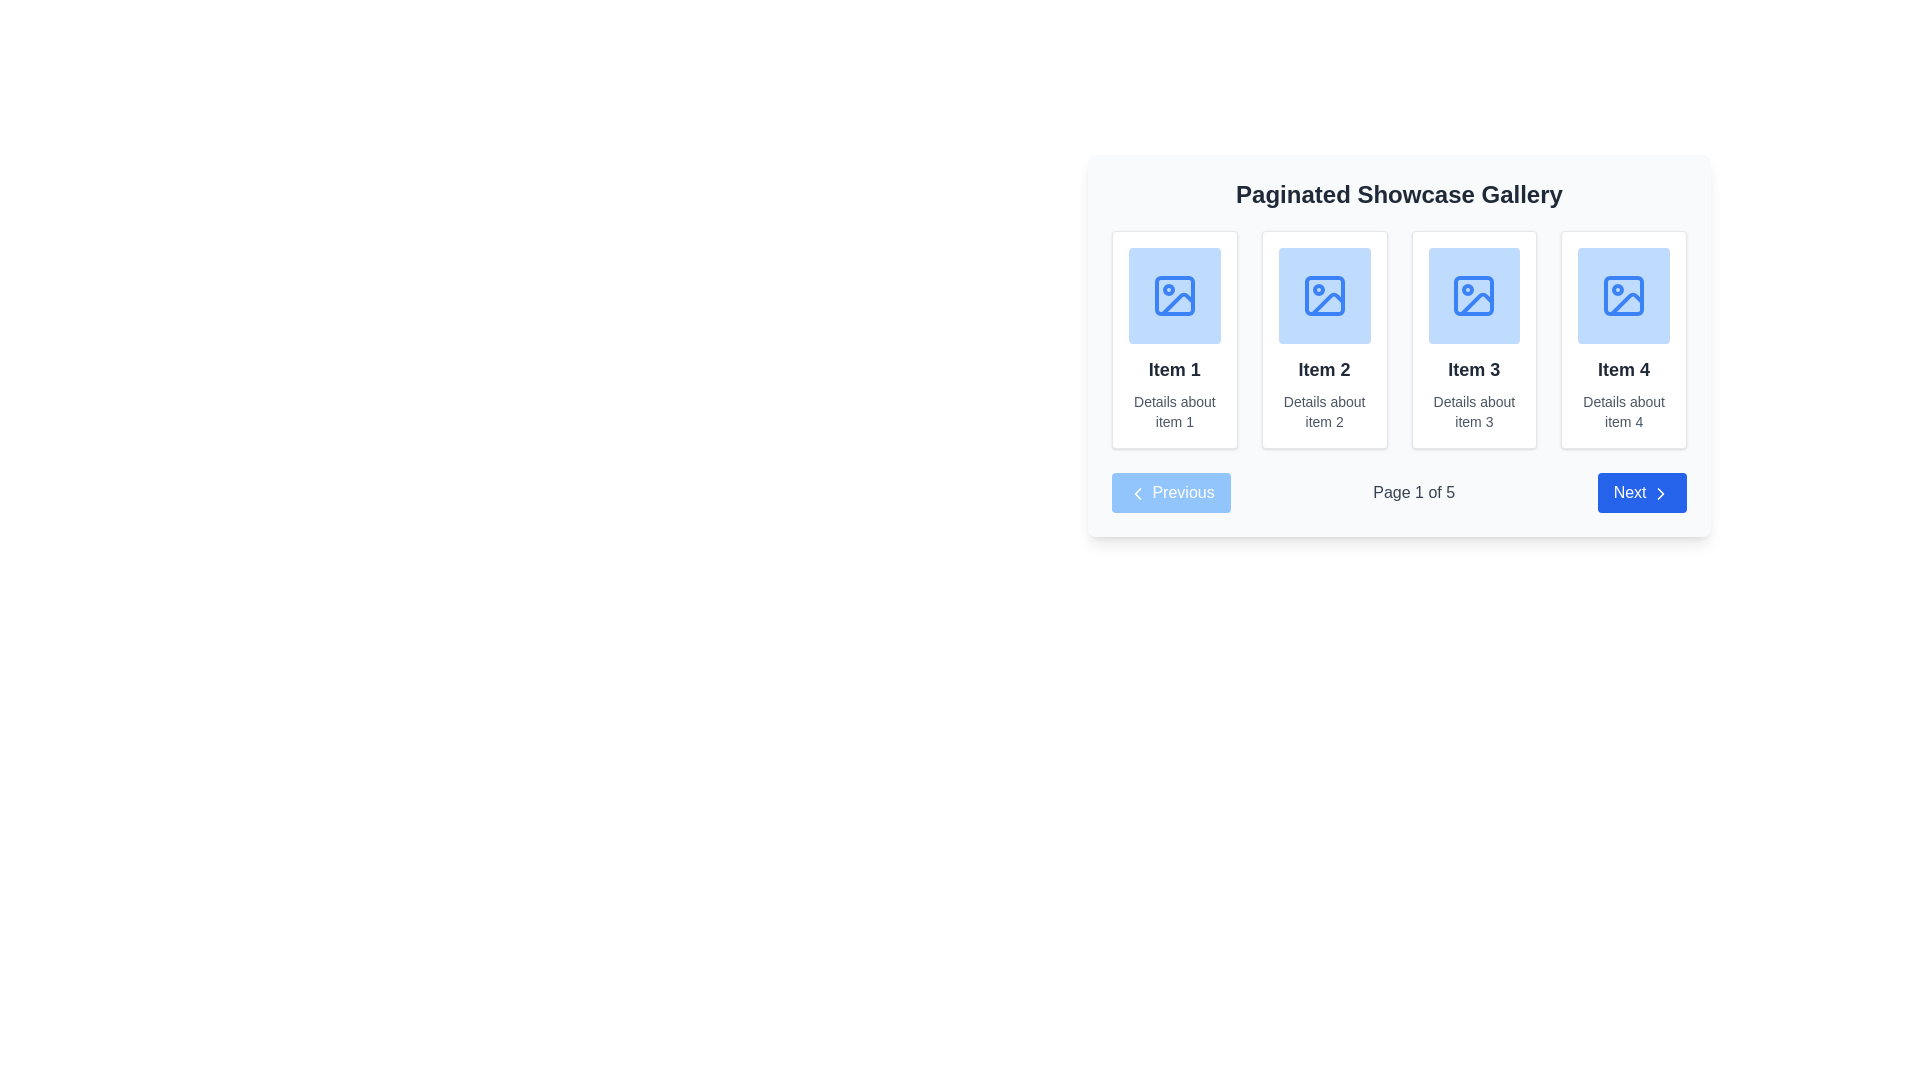 The width and height of the screenshot is (1920, 1080). Describe the element at coordinates (1174, 370) in the screenshot. I see `properties of the text element displaying 'Item 1', which is styled in bold and large font, located in the first card of the grid, above the description 'Details about item 1'` at that location.